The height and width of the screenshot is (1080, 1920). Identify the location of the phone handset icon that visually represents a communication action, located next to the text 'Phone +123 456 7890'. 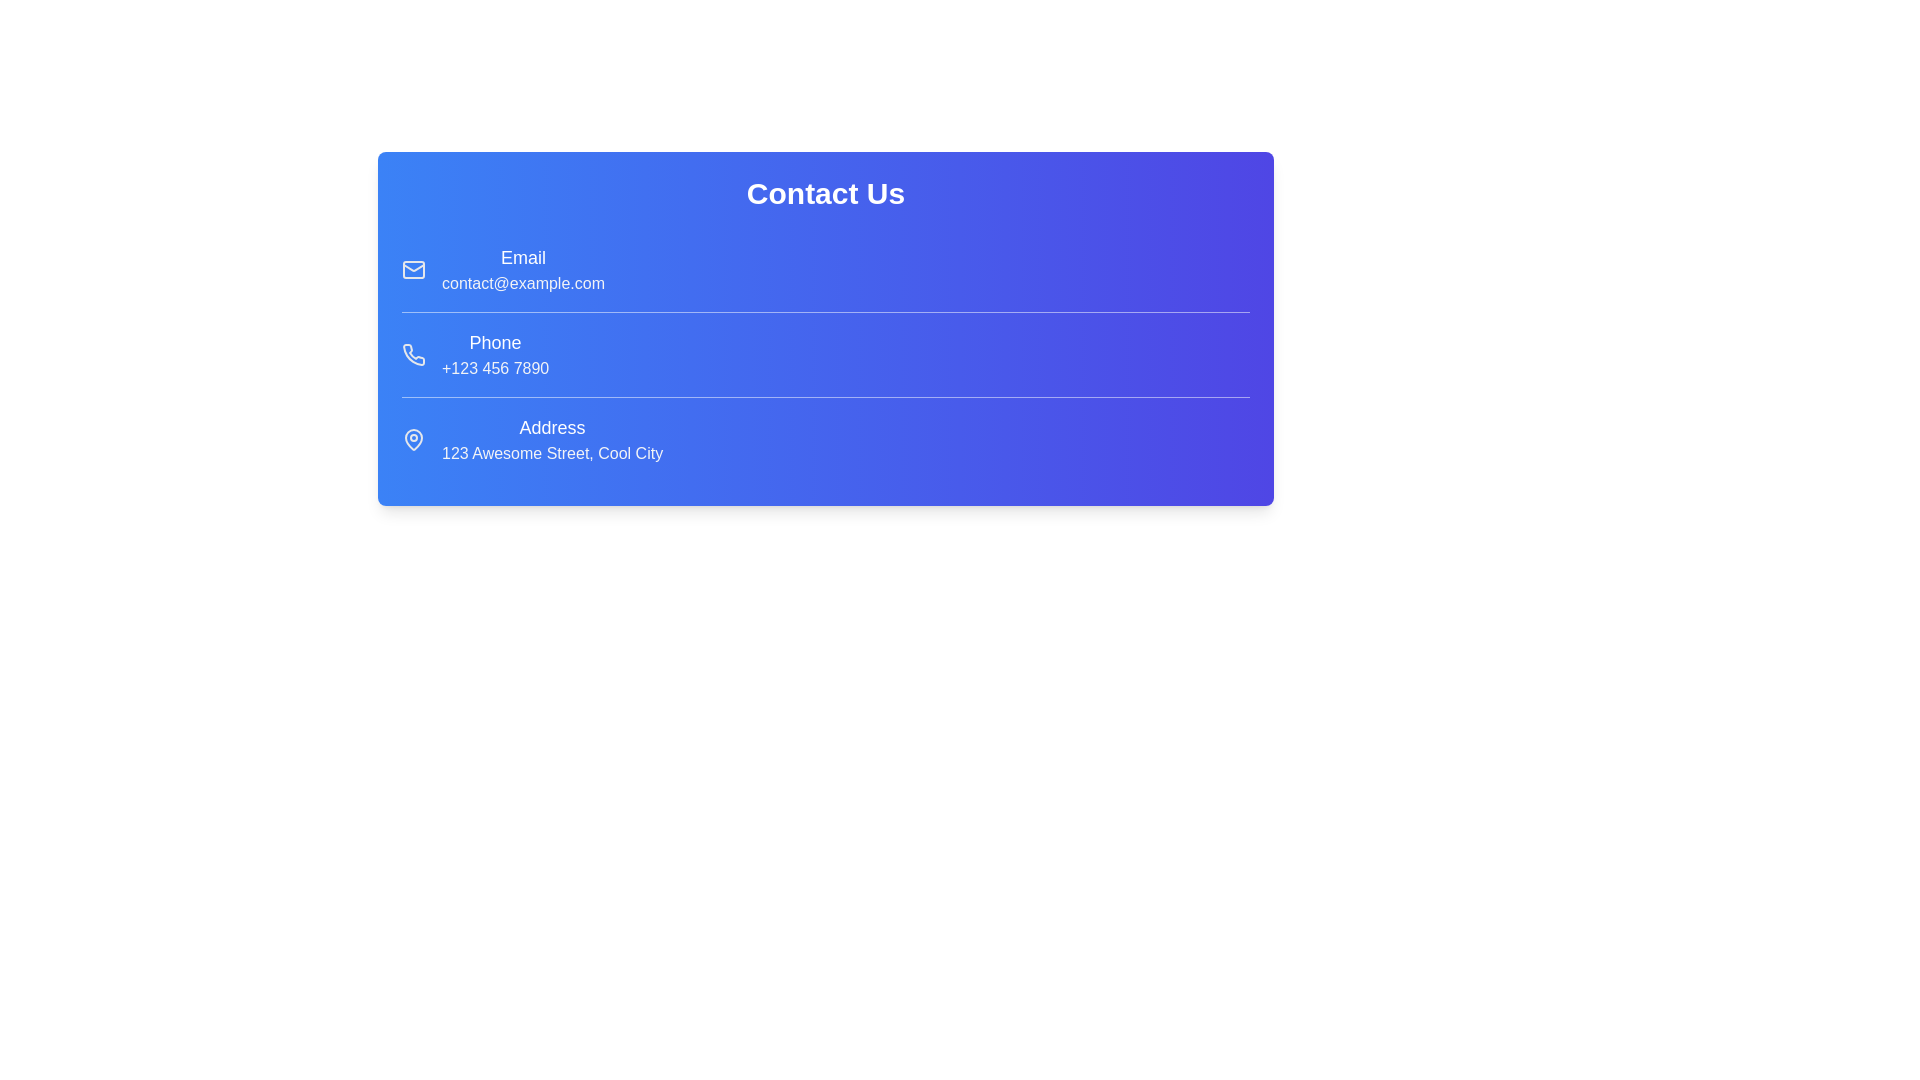
(412, 353).